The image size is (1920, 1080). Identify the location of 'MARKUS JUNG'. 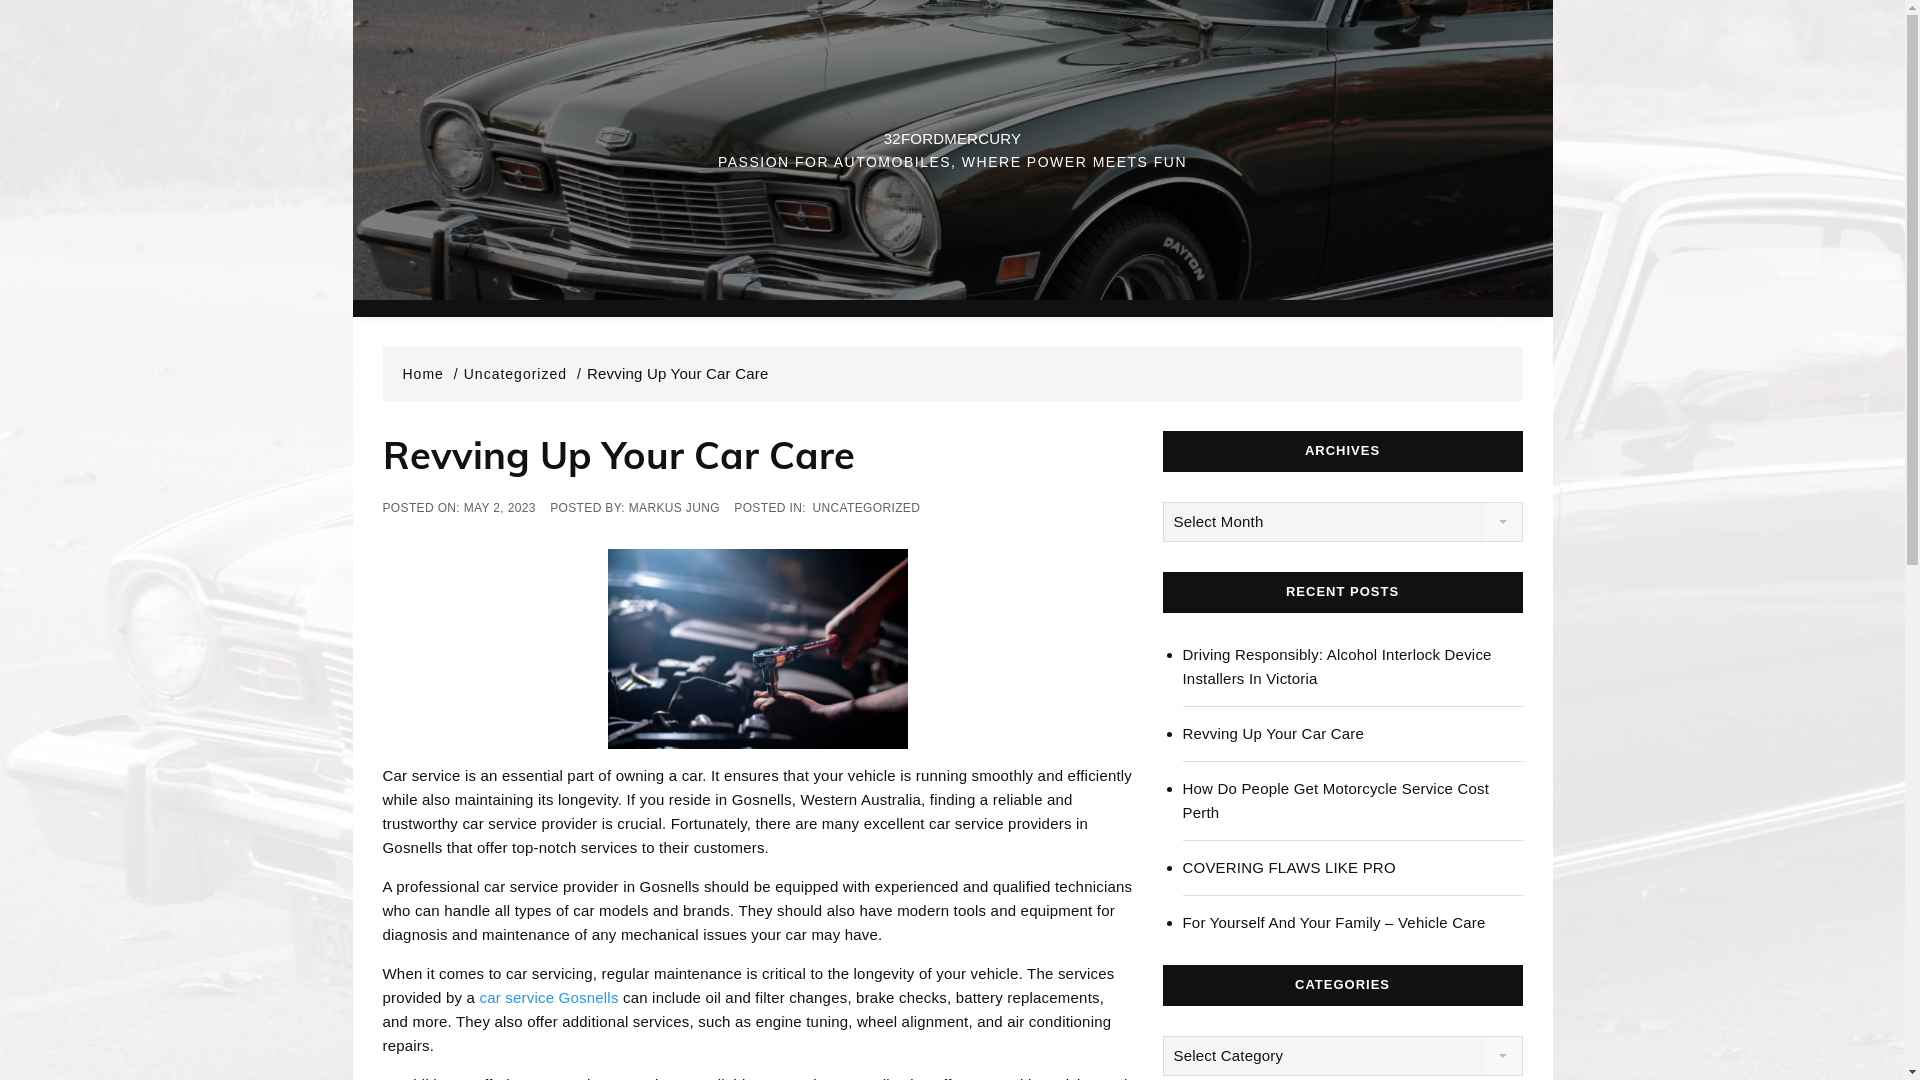
(674, 507).